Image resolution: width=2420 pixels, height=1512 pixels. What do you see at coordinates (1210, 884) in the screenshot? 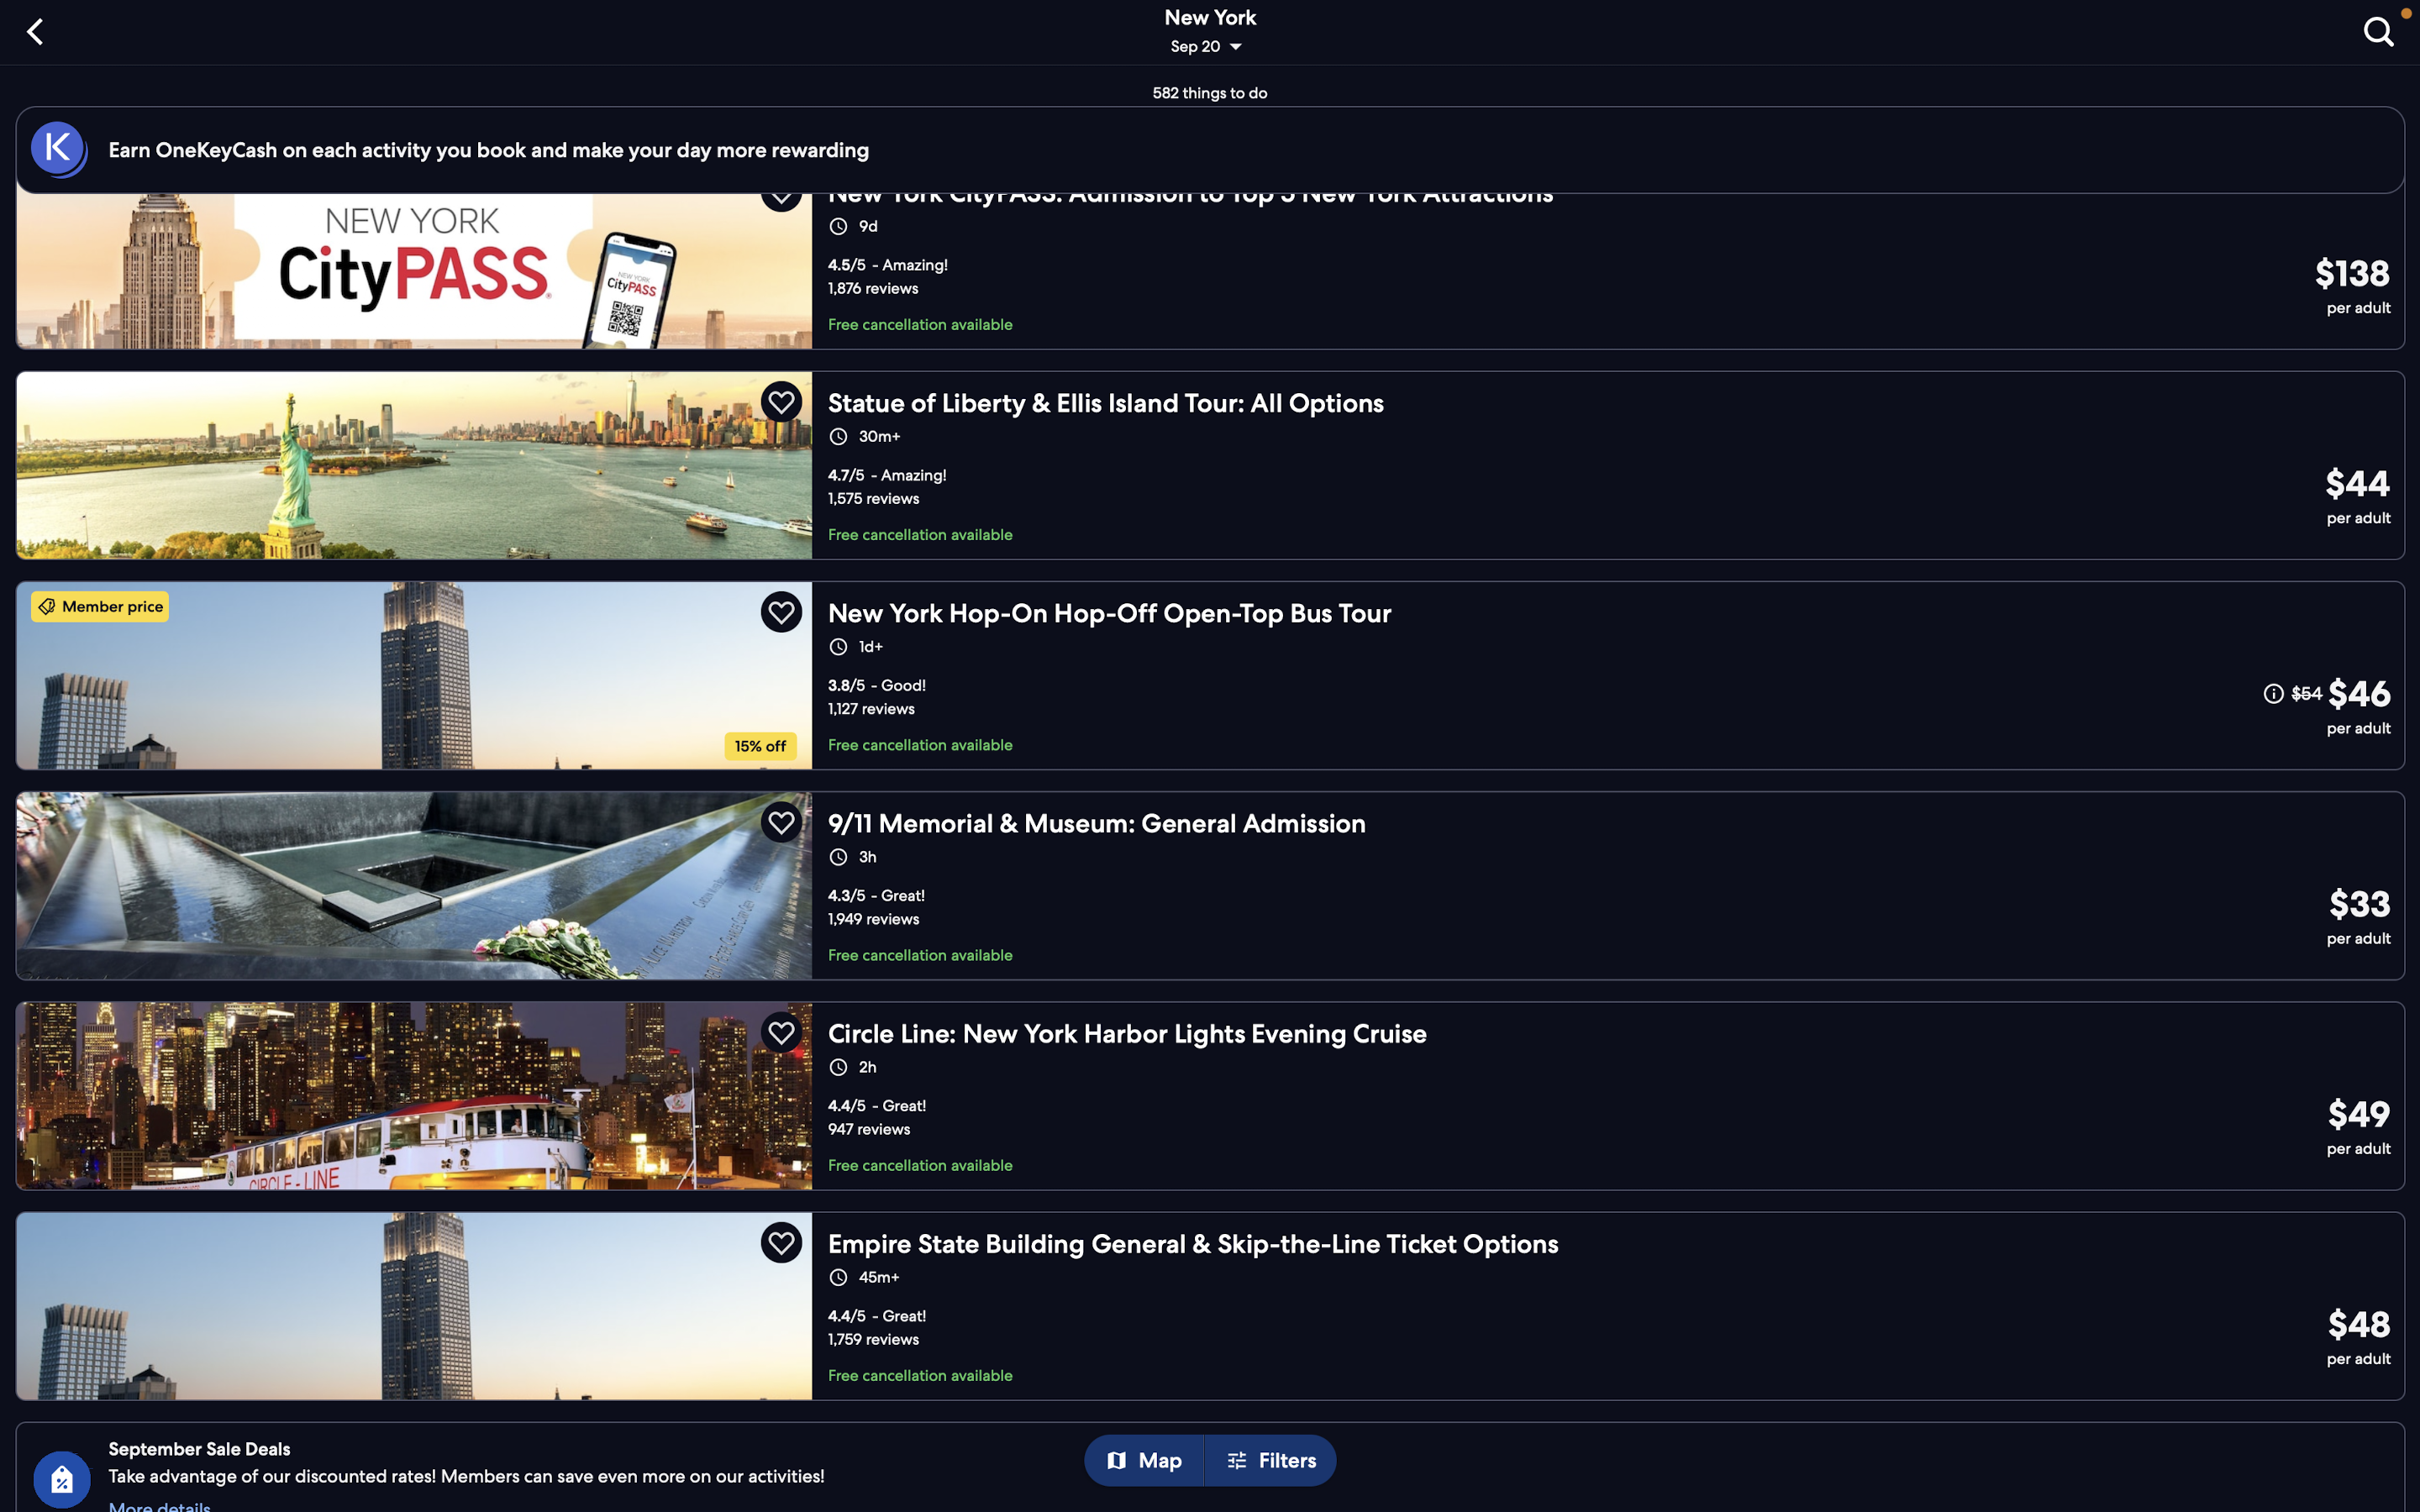
I see `the "memorial tour" option to add it to the itinerary` at bounding box center [1210, 884].